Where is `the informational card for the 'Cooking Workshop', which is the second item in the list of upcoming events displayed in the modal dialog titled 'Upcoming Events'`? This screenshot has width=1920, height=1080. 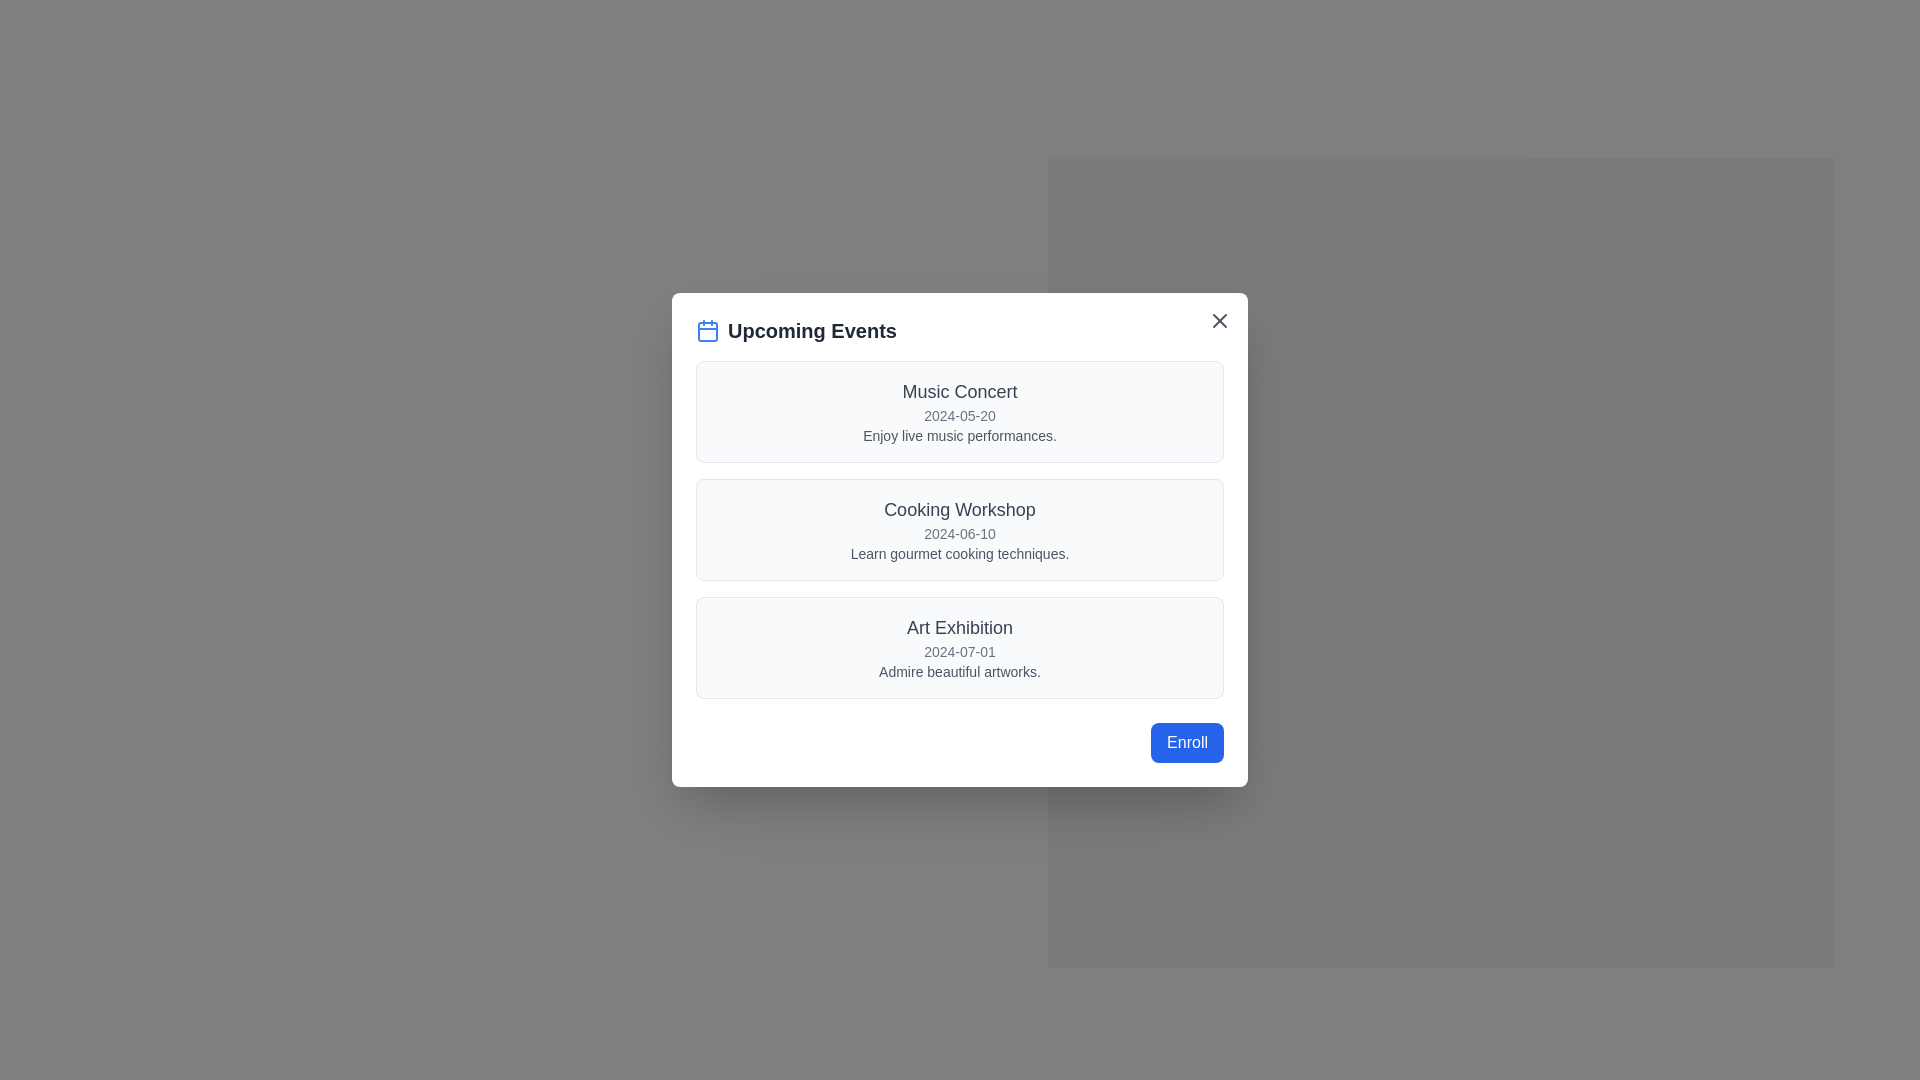 the informational card for the 'Cooking Workshop', which is the second item in the list of upcoming events displayed in the modal dialog titled 'Upcoming Events' is located at coordinates (960, 528).